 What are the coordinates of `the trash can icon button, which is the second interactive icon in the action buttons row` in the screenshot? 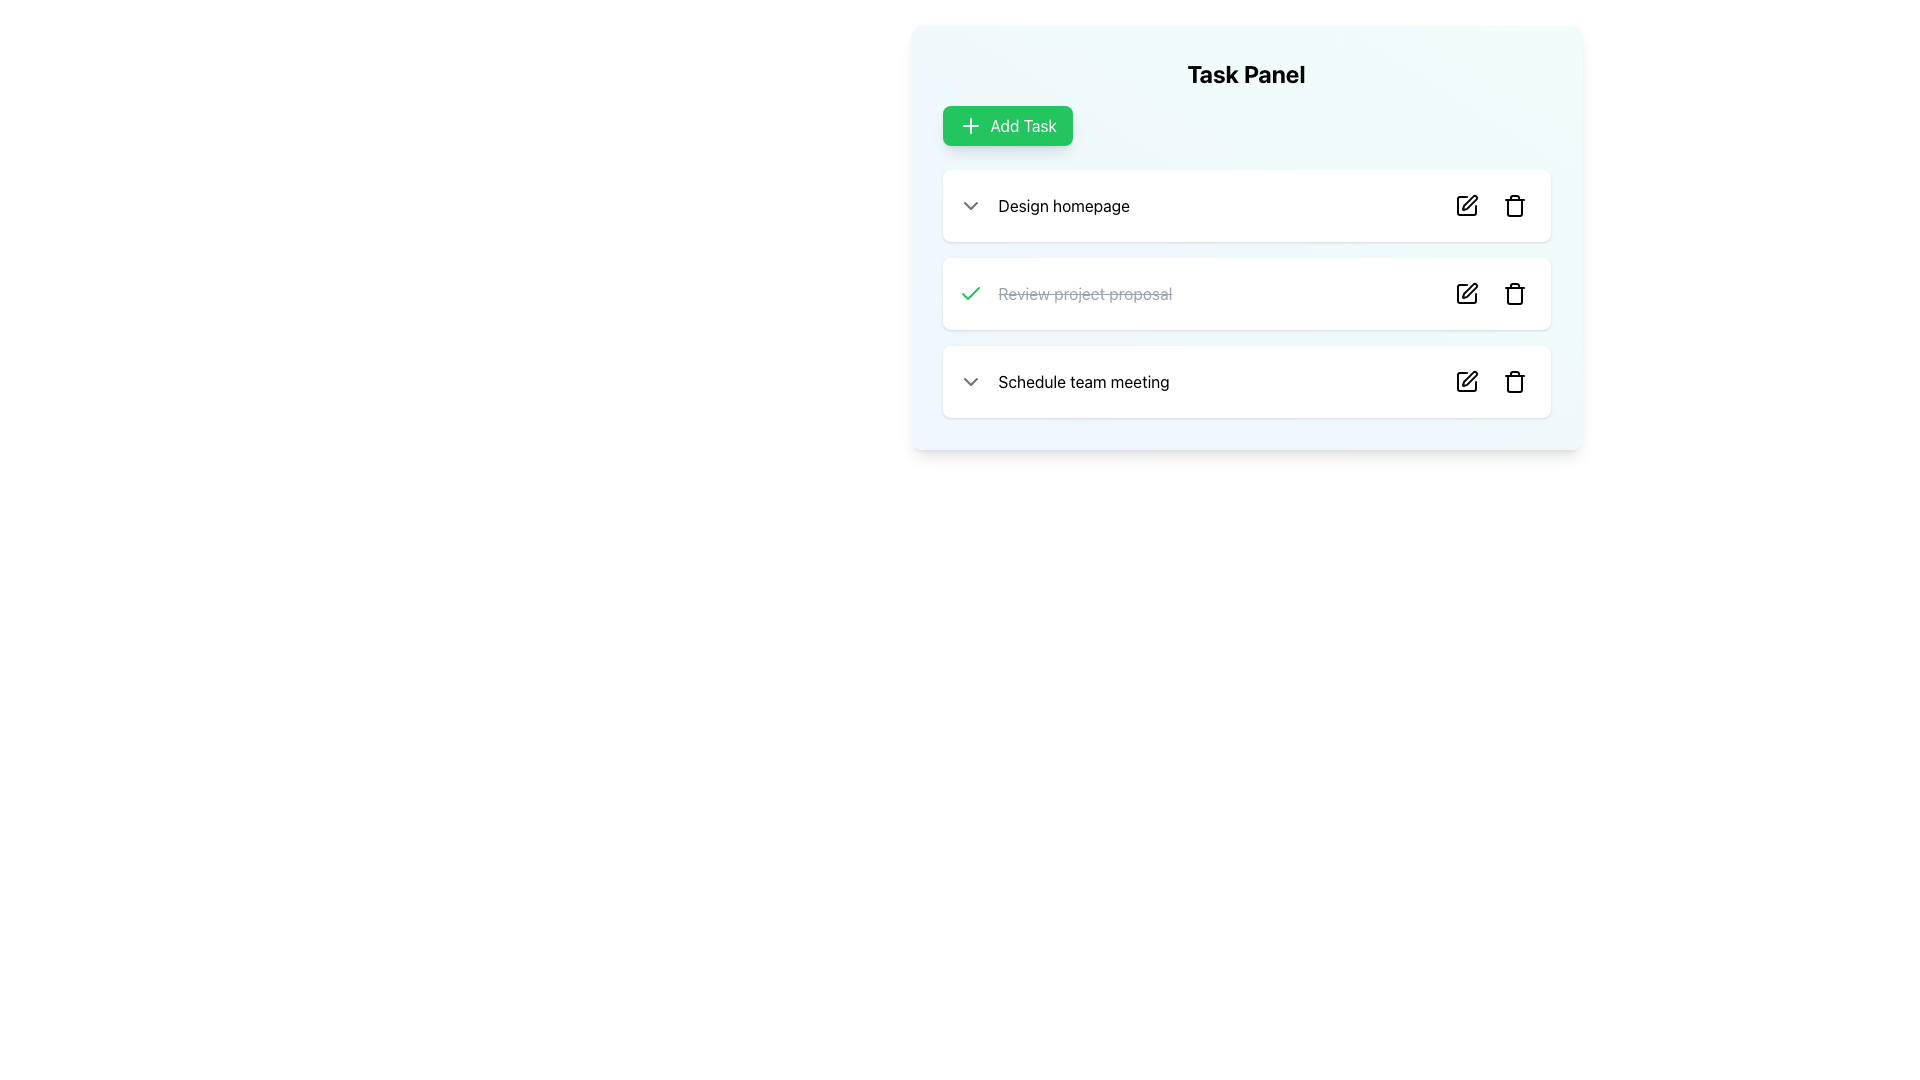 It's located at (1514, 293).